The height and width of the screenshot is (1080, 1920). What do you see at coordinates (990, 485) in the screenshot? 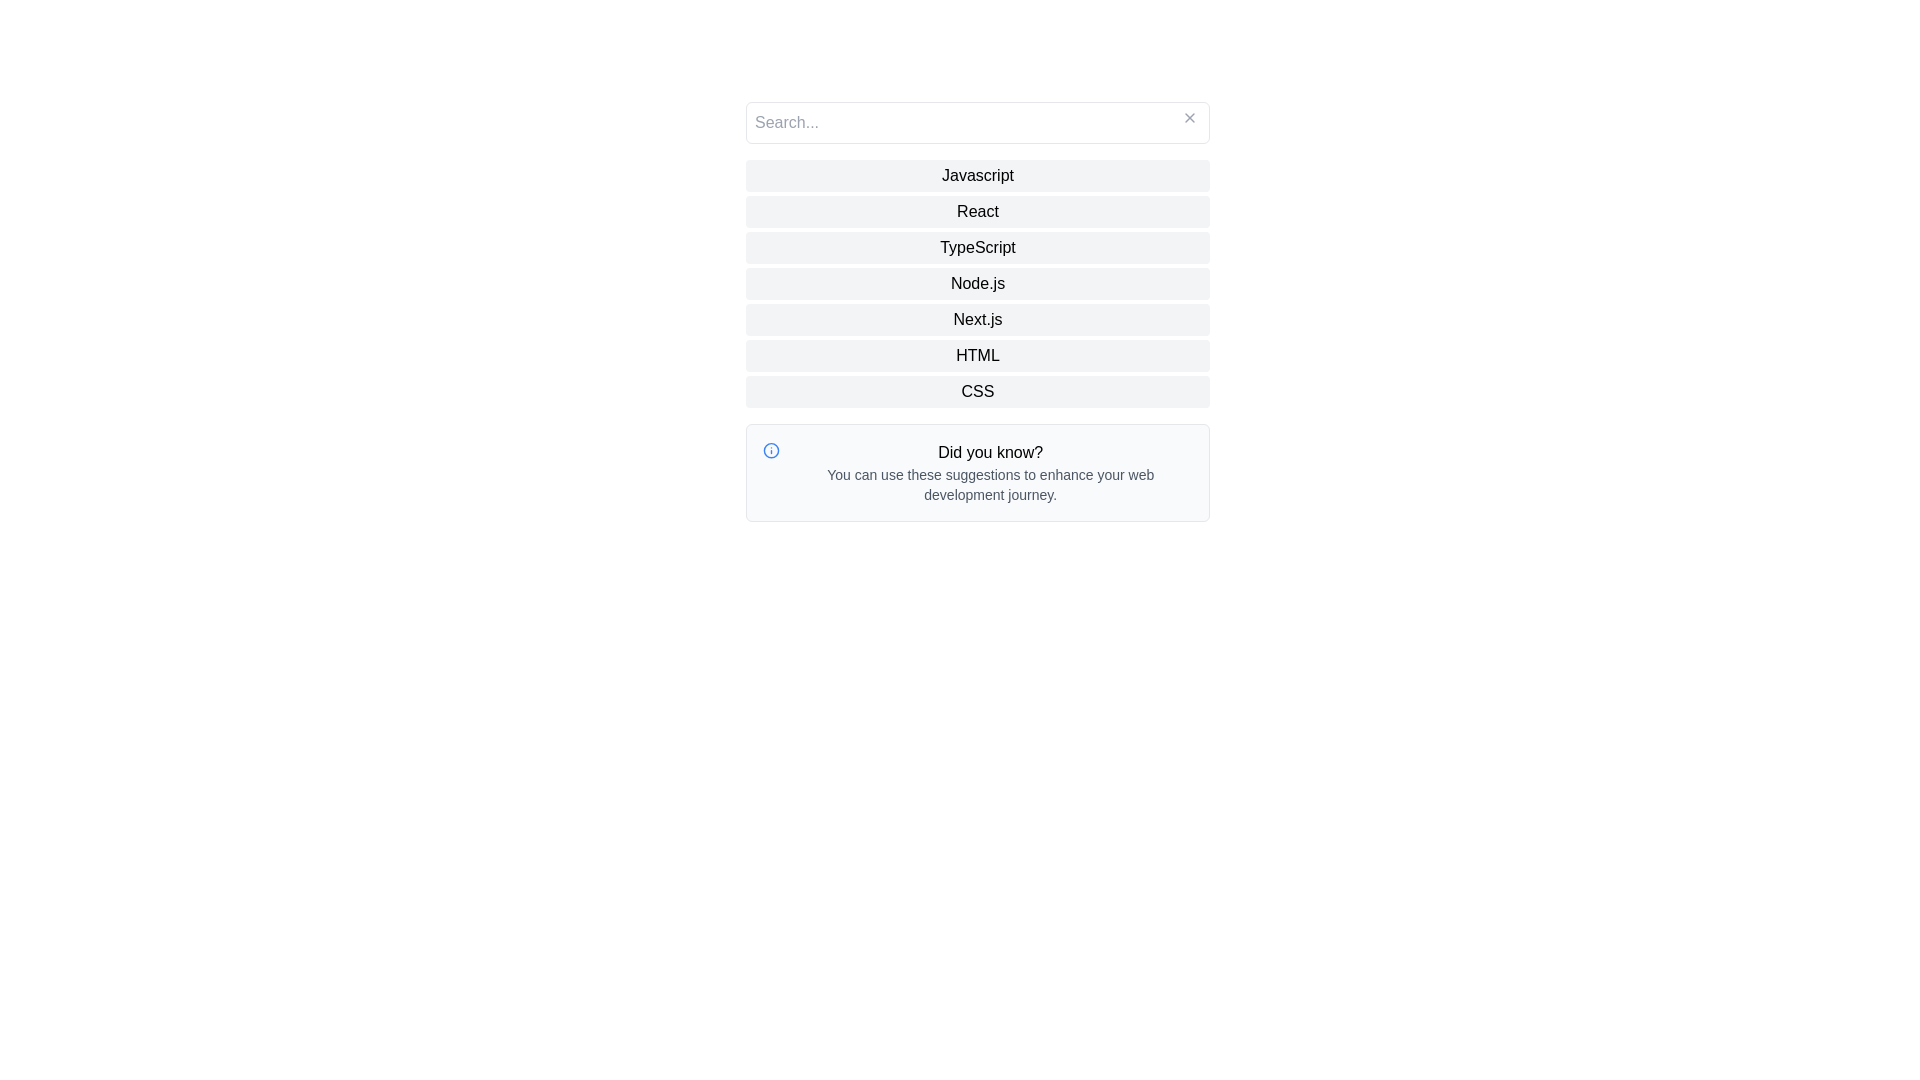
I see `the textual element styled in a small font size and gray color, containing the sentence 'You can use these suggestions to enhance your web development journey.', which is positioned directly below the header 'Did you know?'` at bounding box center [990, 485].